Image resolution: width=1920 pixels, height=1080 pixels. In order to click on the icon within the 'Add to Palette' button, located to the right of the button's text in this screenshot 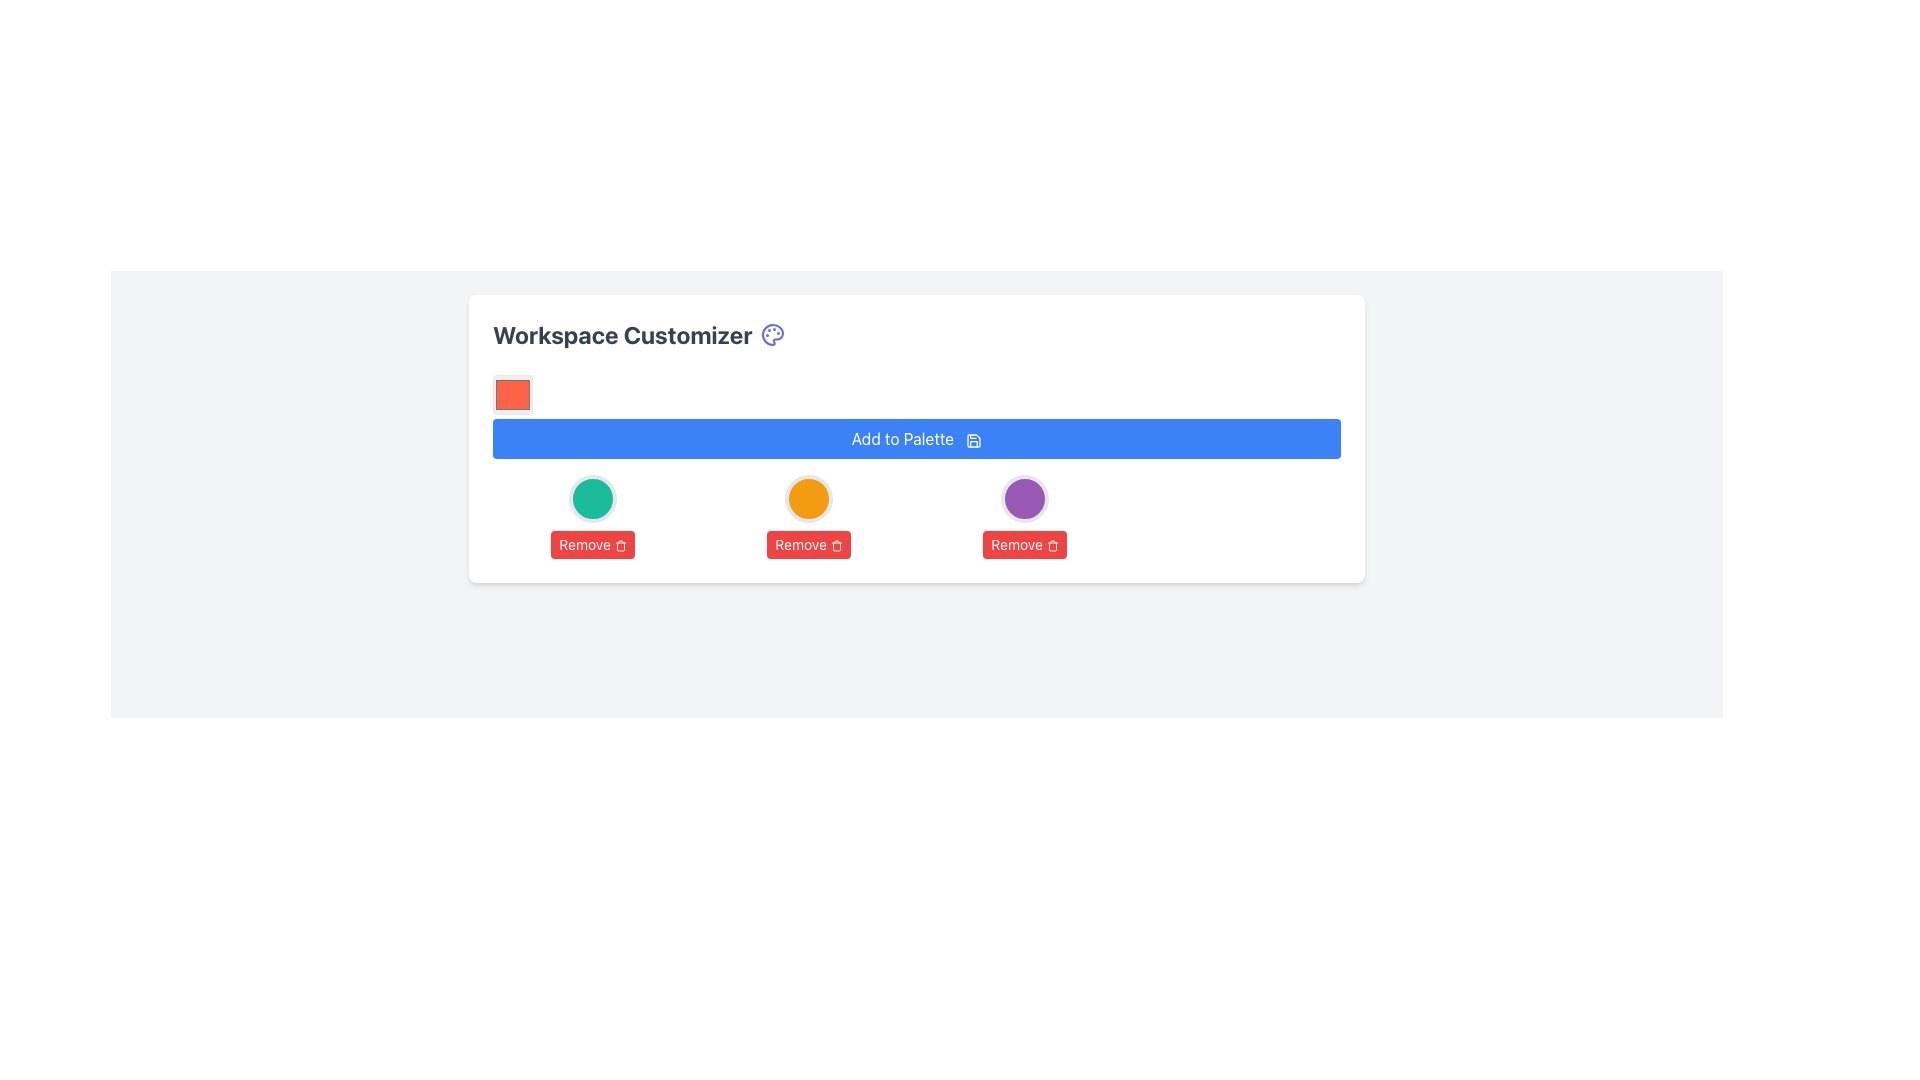, I will do `click(974, 439)`.